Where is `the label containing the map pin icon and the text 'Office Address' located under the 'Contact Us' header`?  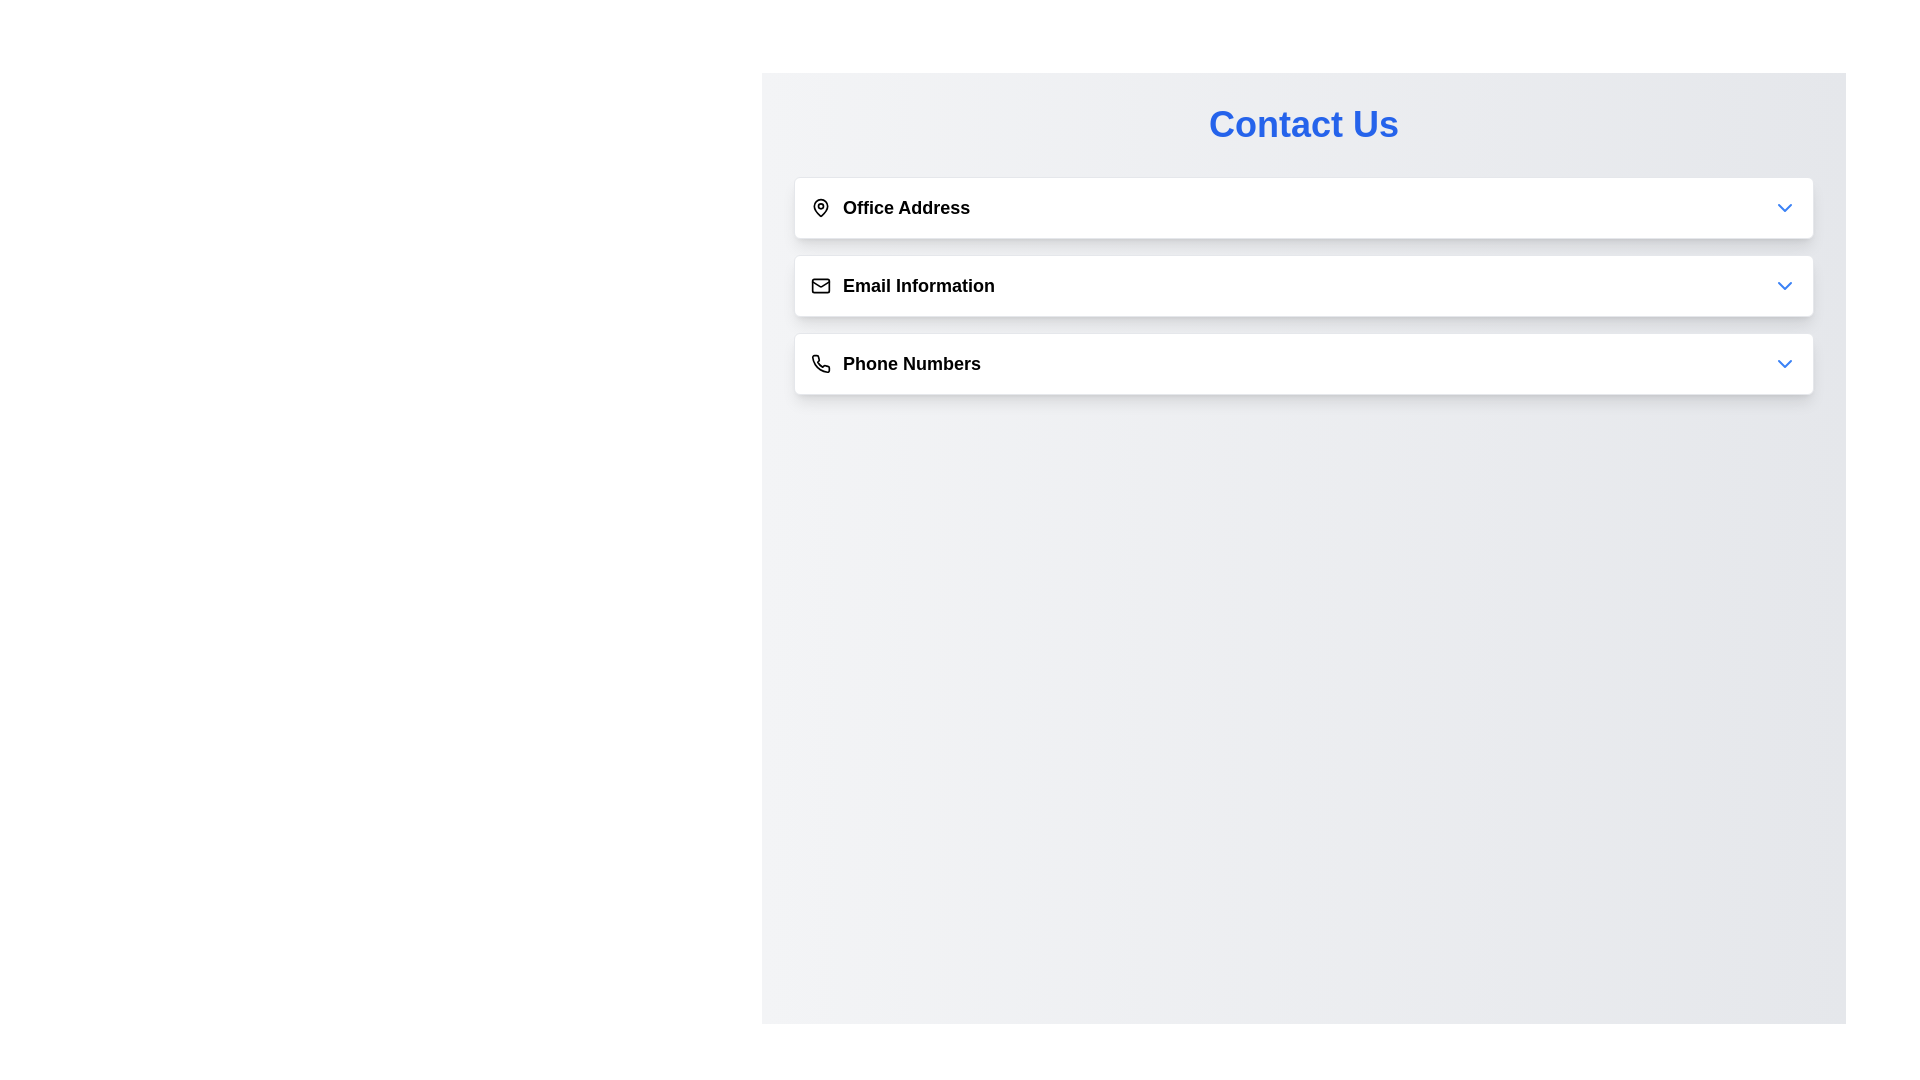 the label containing the map pin icon and the text 'Office Address' located under the 'Contact Us' header is located at coordinates (889, 208).